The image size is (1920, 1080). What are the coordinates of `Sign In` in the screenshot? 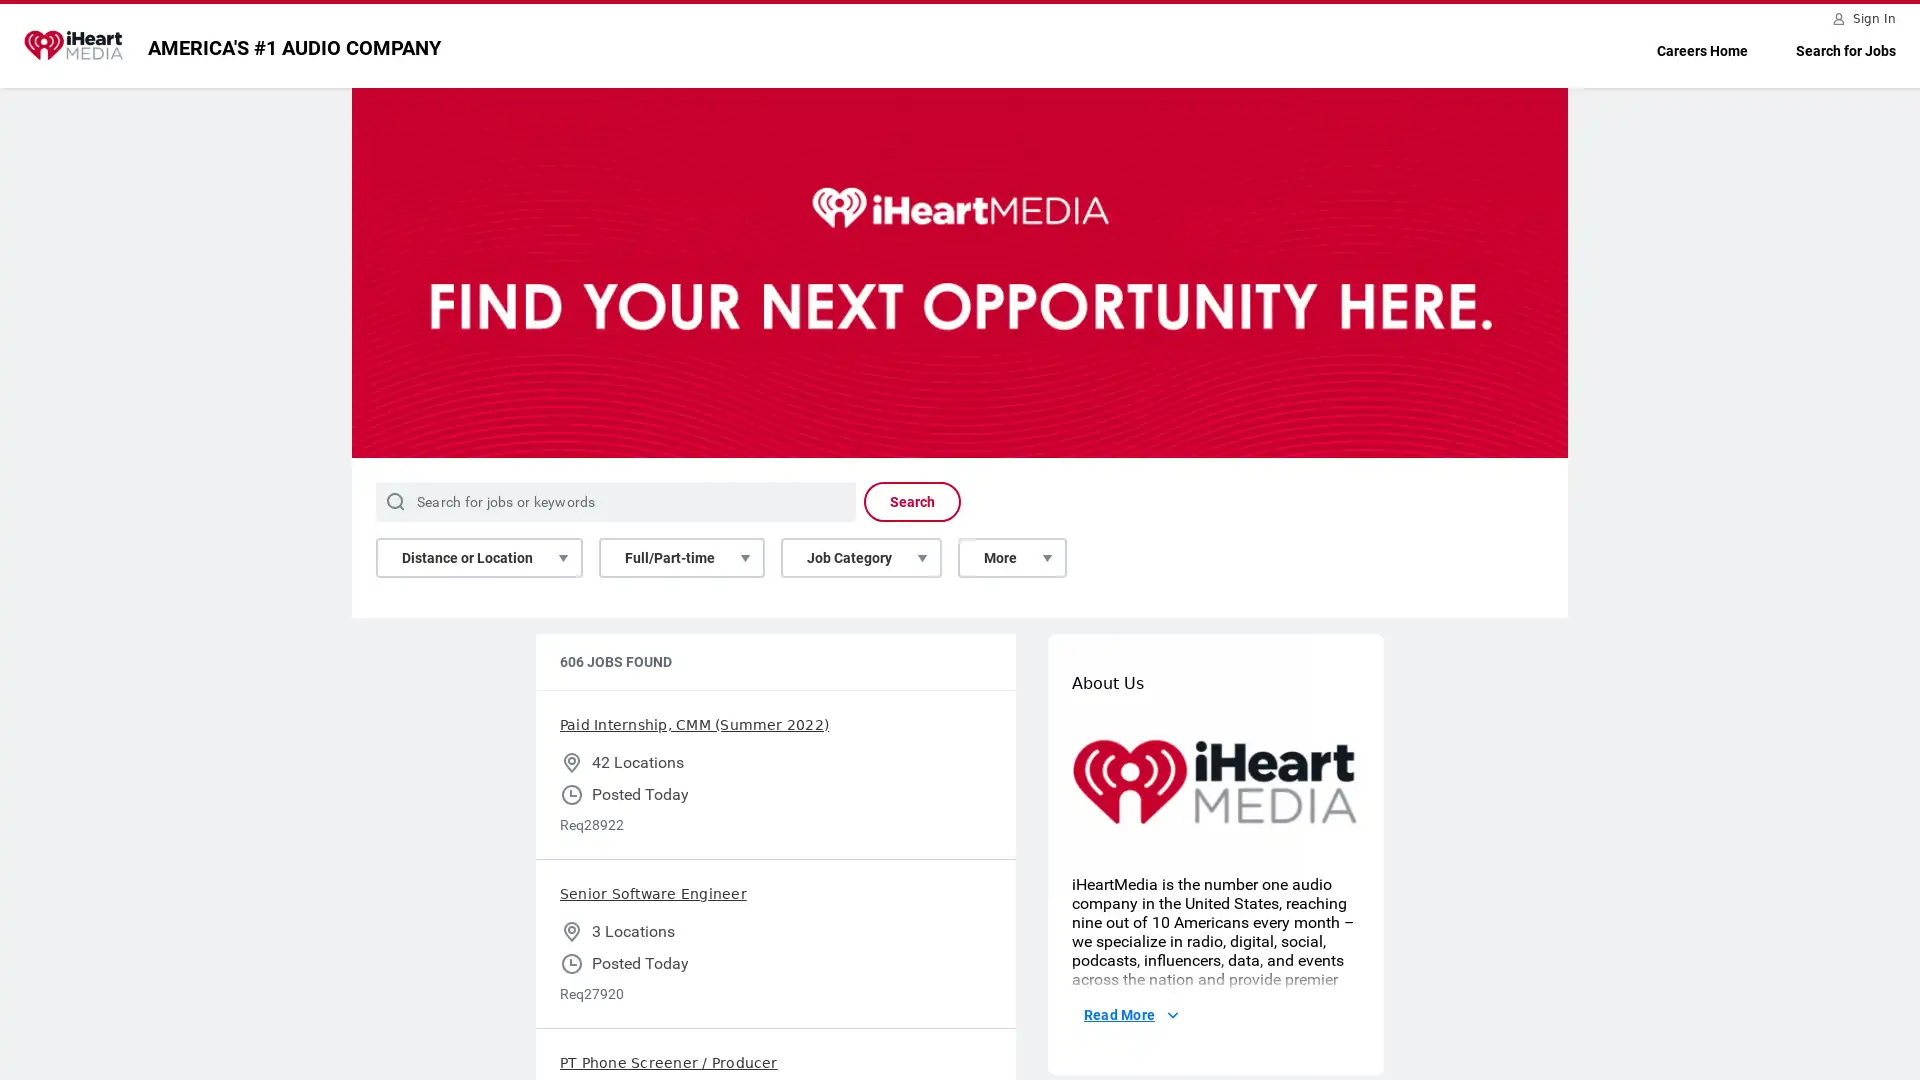 It's located at (1865, 18).